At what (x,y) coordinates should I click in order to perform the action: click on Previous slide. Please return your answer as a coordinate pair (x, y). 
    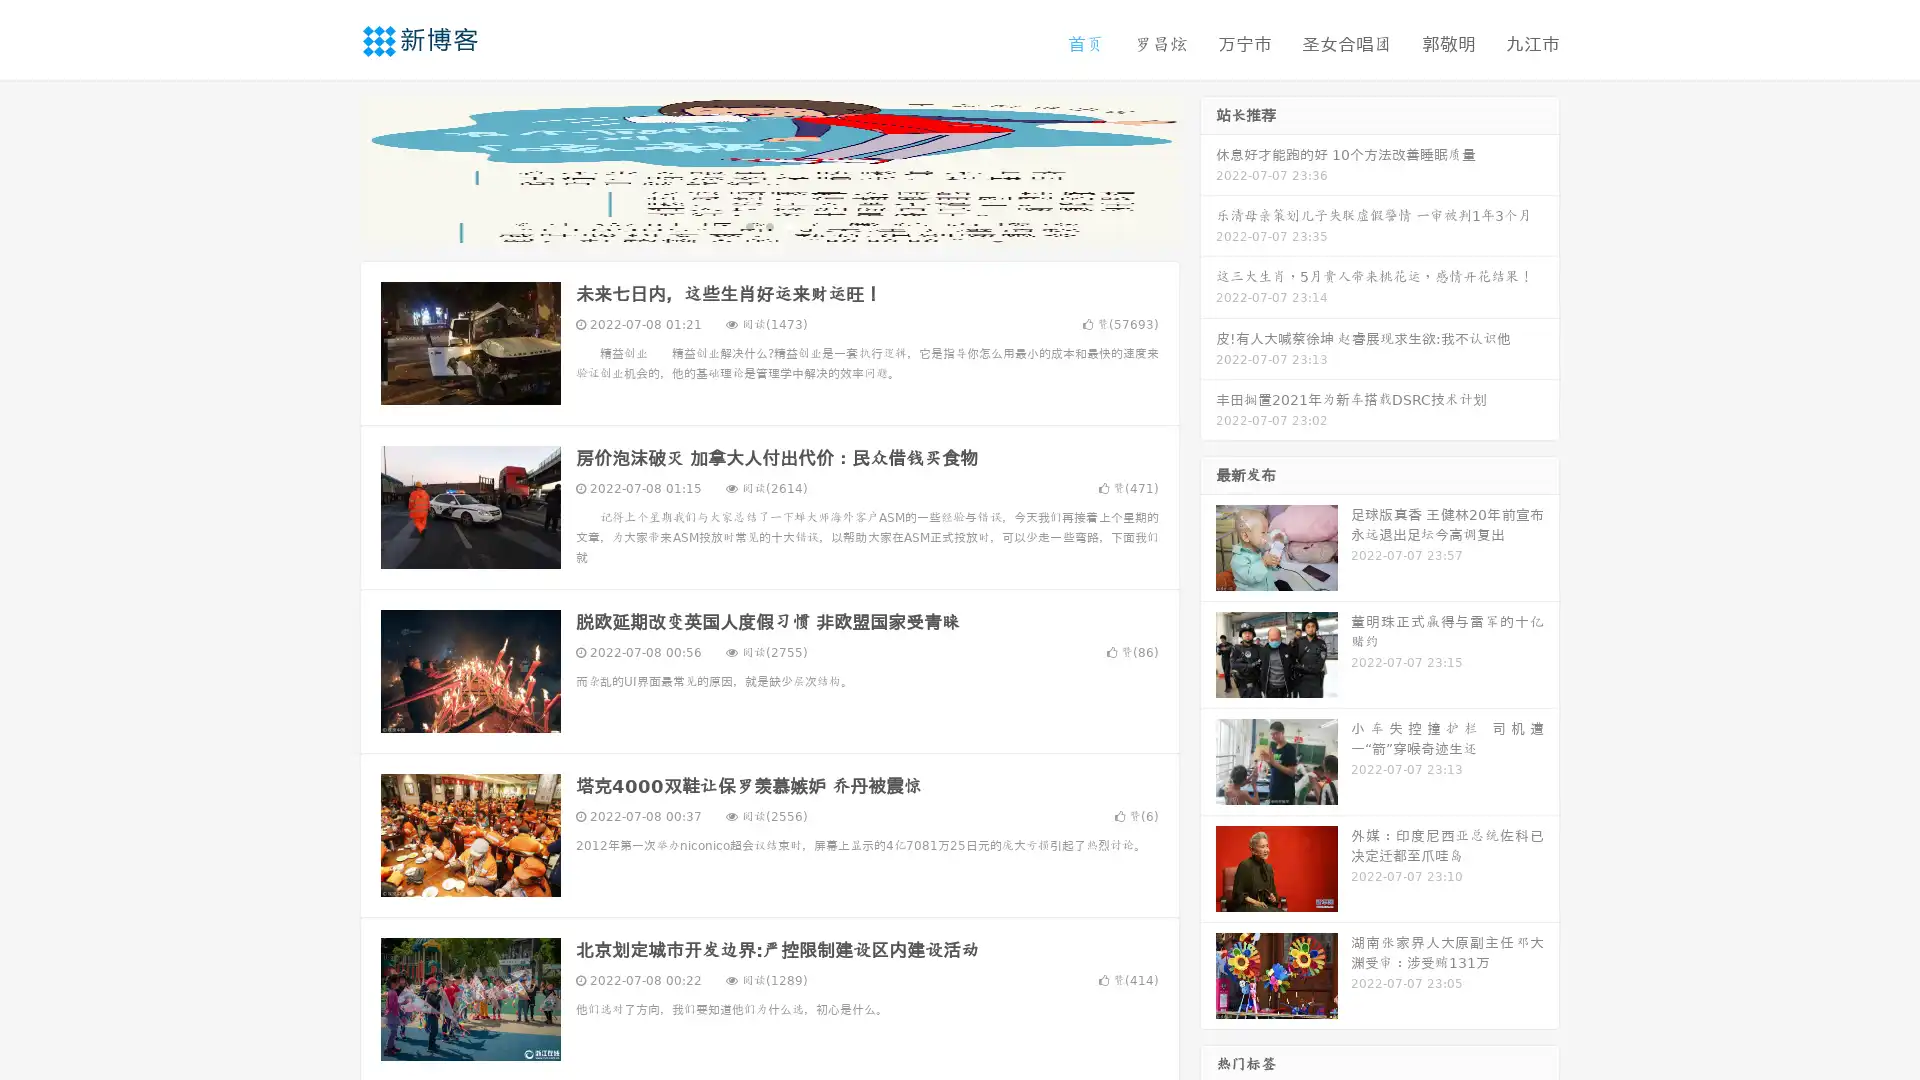
    Looking at the image, I should click on (330, 168).